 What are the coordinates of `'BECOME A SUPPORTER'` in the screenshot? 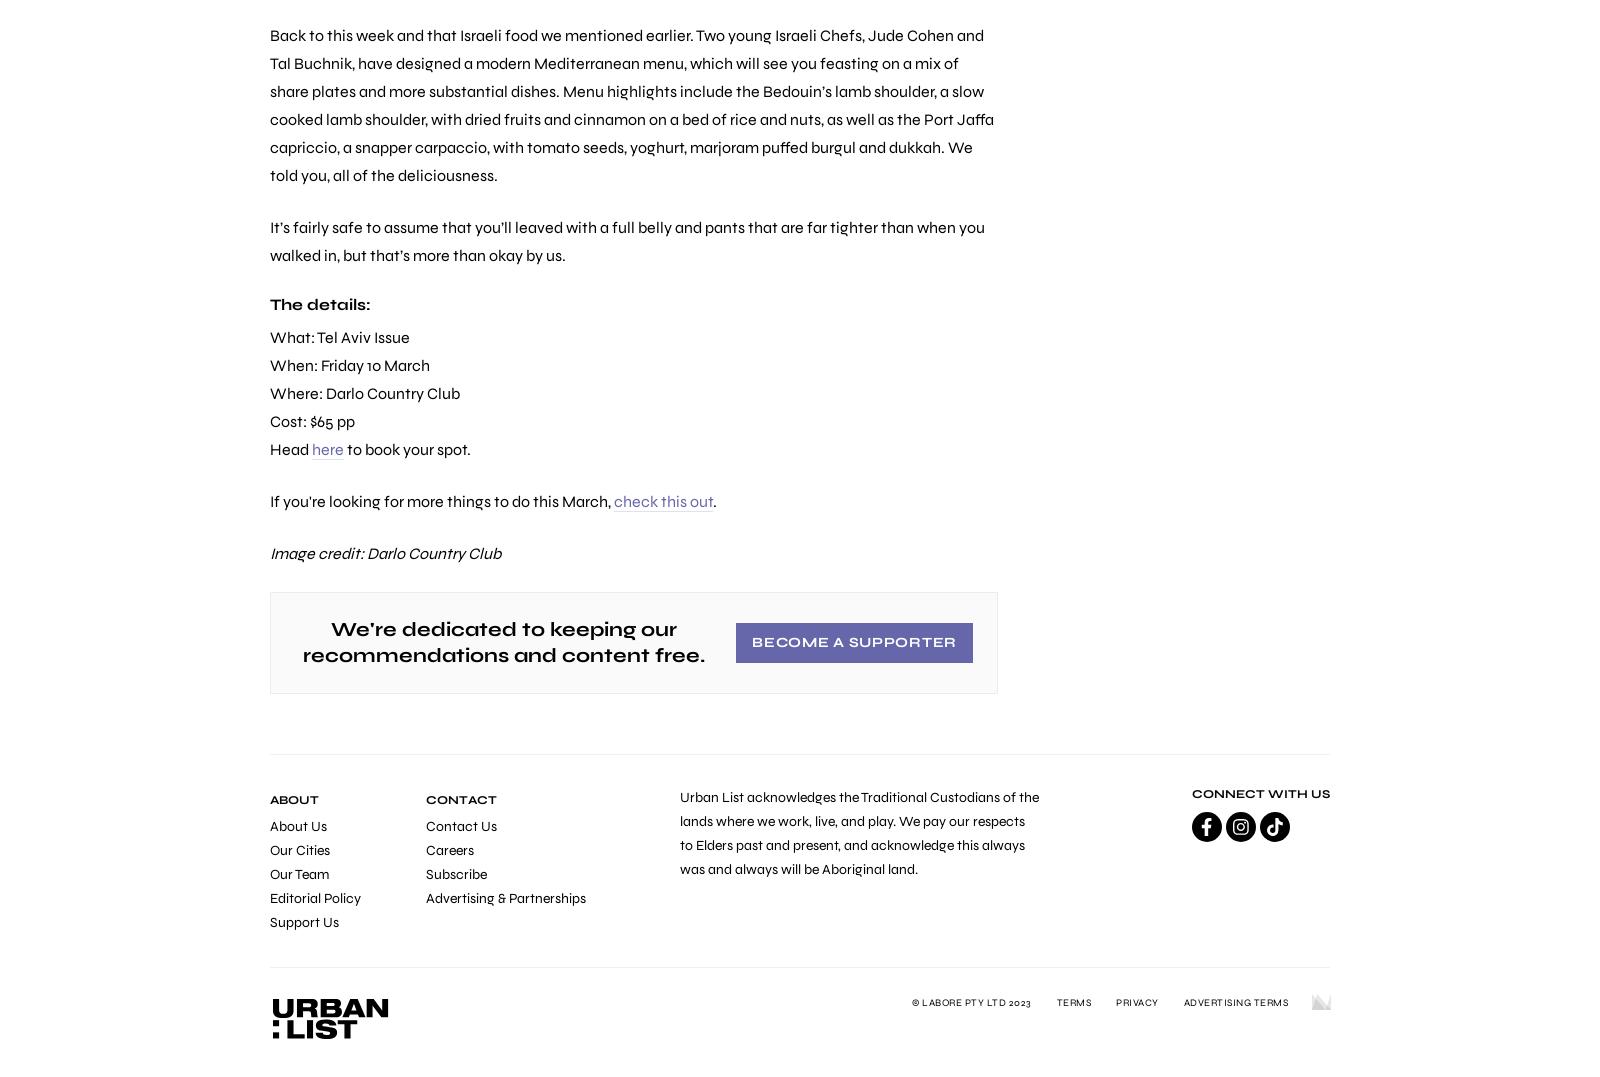 It's located at (853, 642).